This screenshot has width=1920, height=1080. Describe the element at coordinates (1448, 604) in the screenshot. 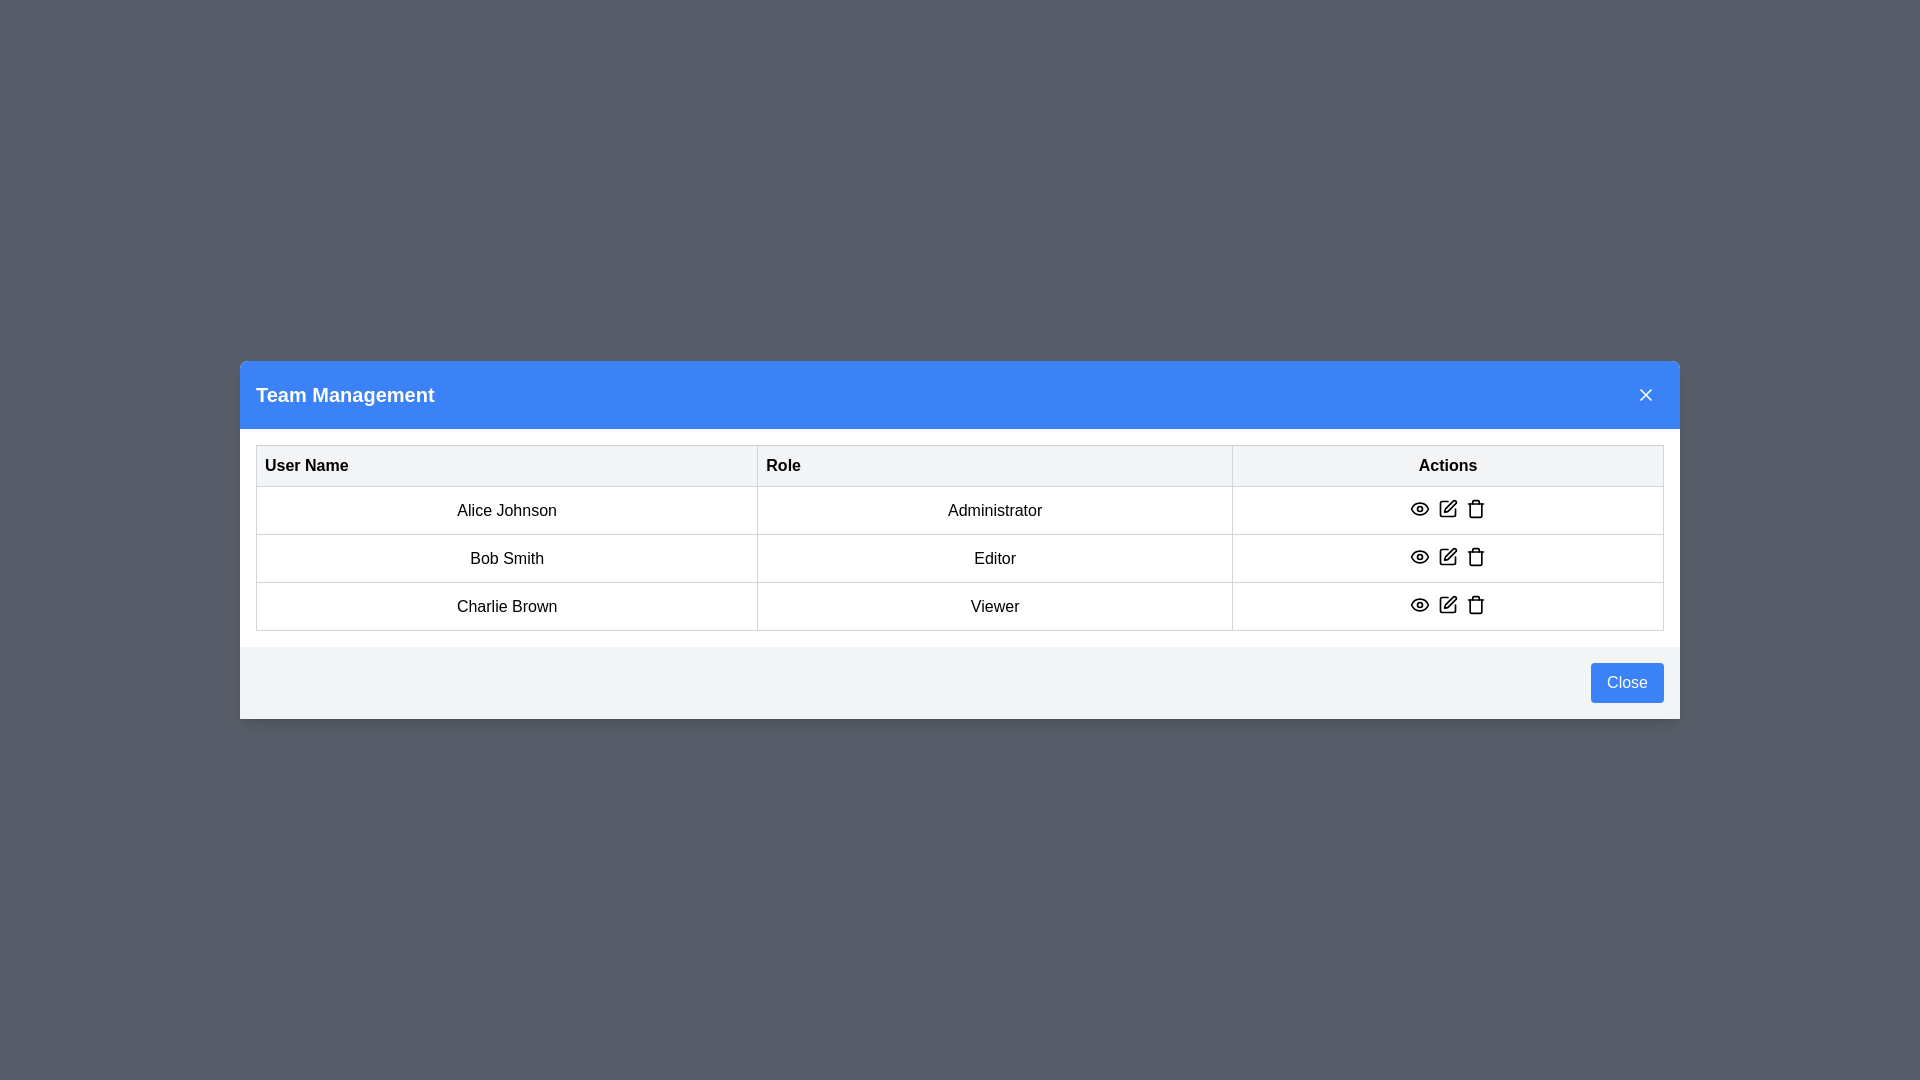

I see `the edit icon located in the 'Actions' column of the row corresponding to 'Charlie Brown', which is situated between an eye icon on the left and a trash icon on the right` at that location.